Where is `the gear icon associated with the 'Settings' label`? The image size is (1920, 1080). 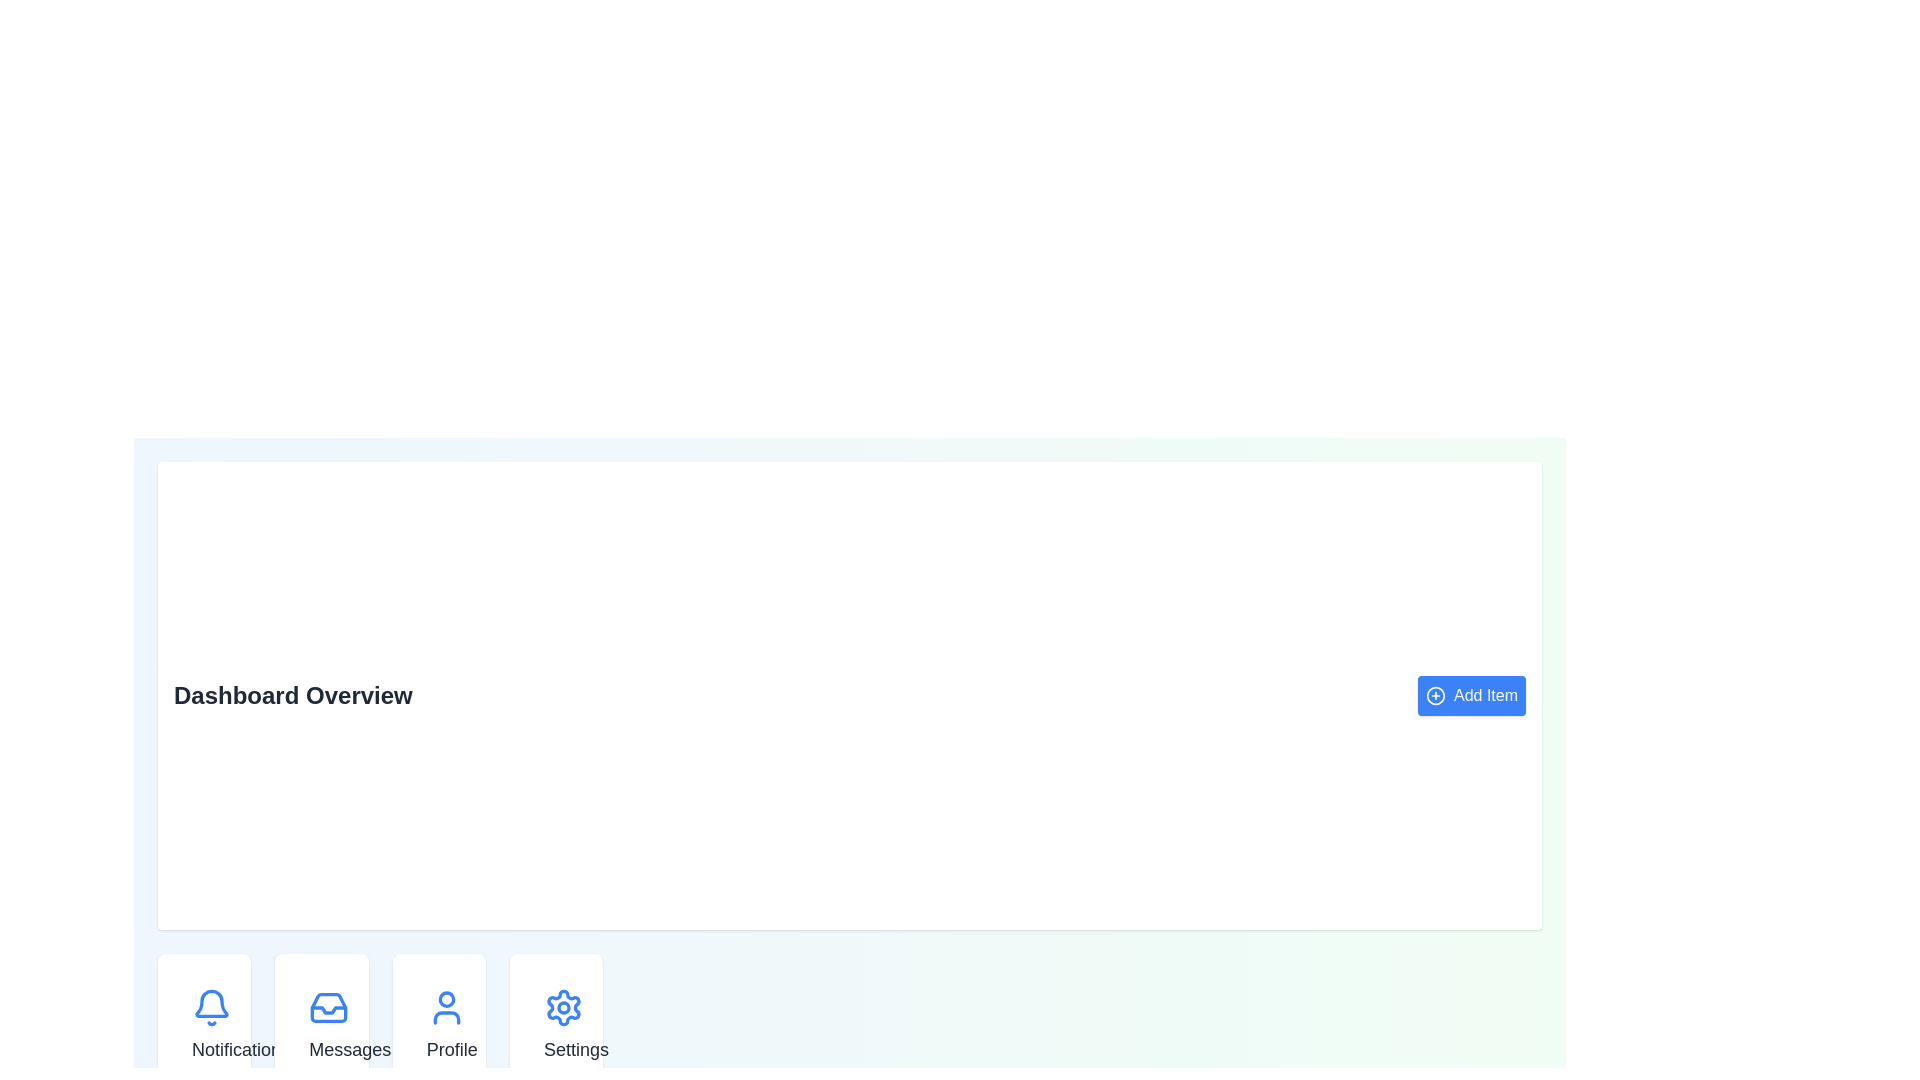
the gear icon associated with the 'Settings' label is located at coordinates (563, 1007).